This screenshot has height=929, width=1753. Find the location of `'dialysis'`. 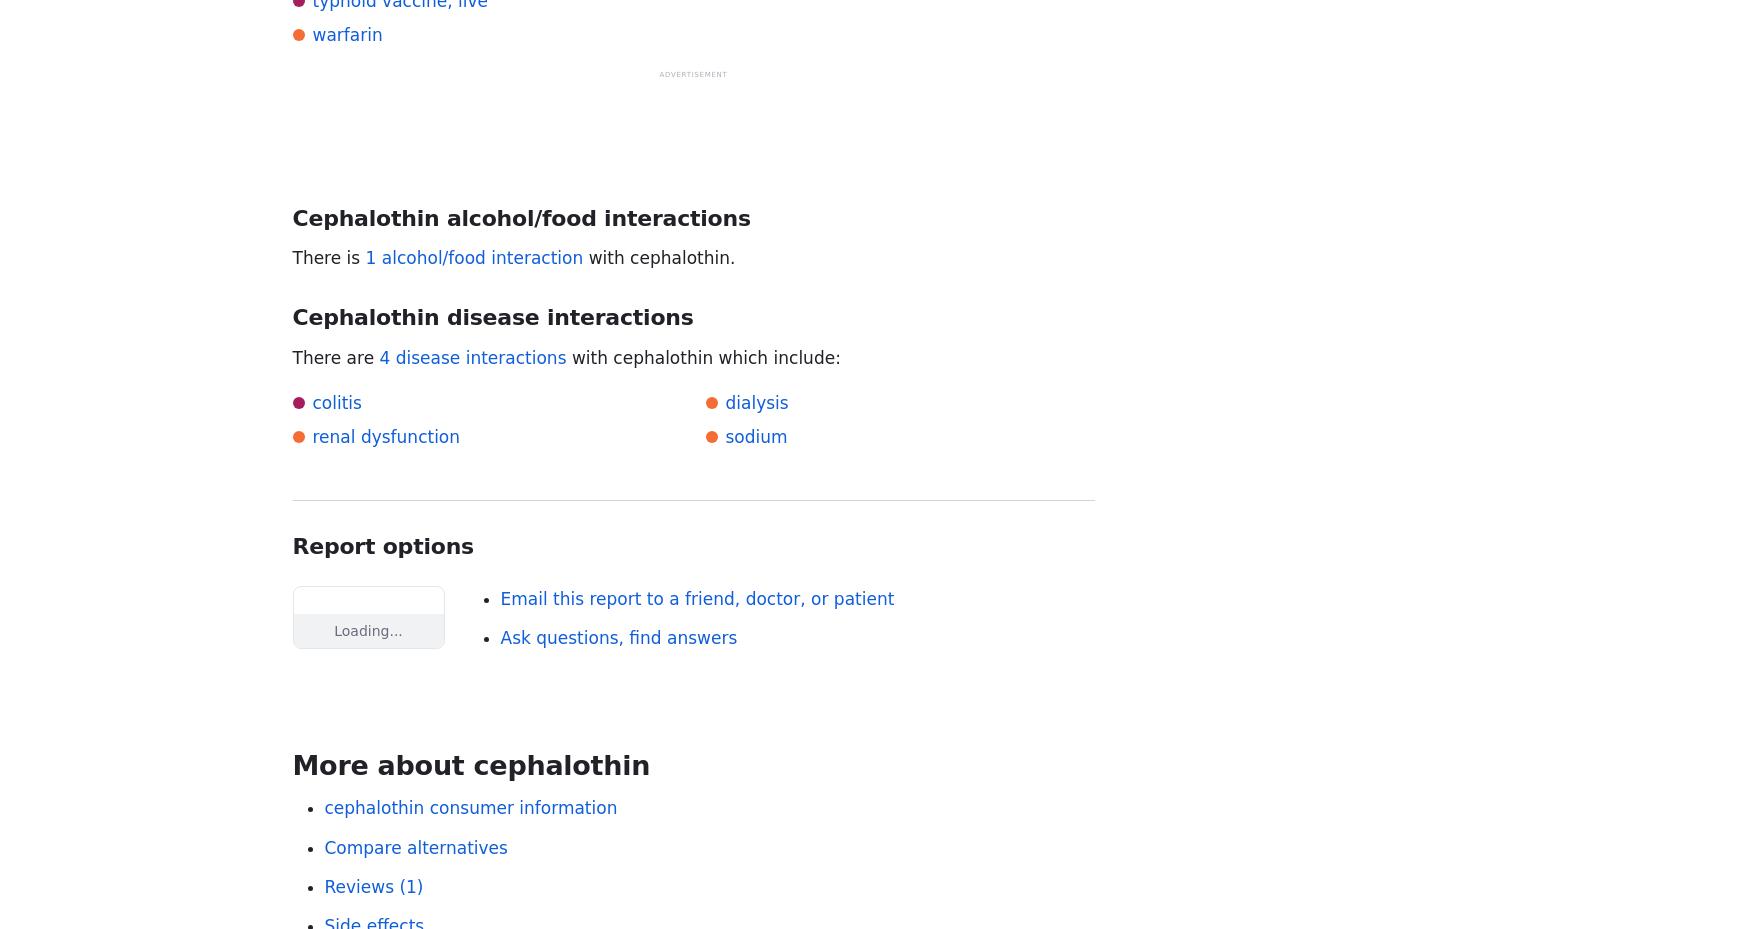

'dialysis' is located at coordinates (755, 402).